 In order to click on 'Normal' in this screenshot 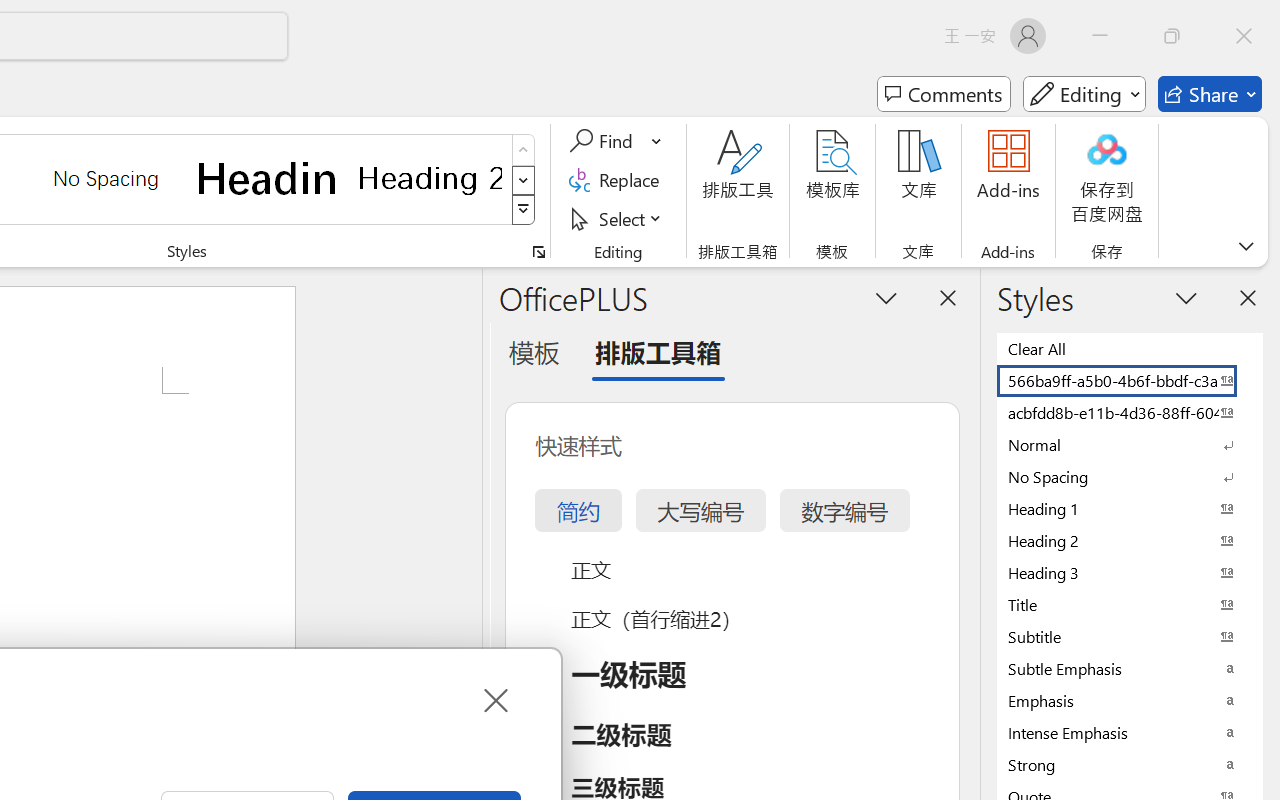, I will do `click(1130, 443)`.